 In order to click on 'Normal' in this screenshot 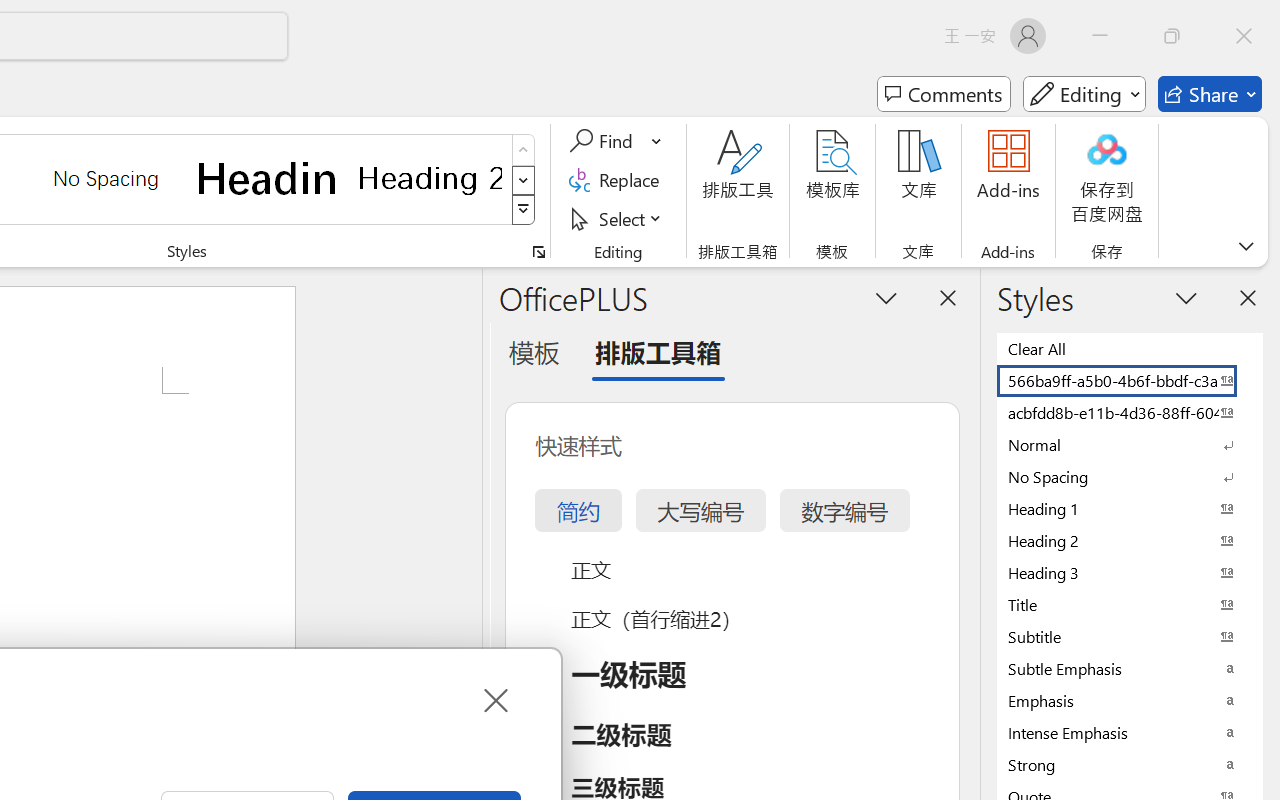, I will do `click(1130, 443)`.